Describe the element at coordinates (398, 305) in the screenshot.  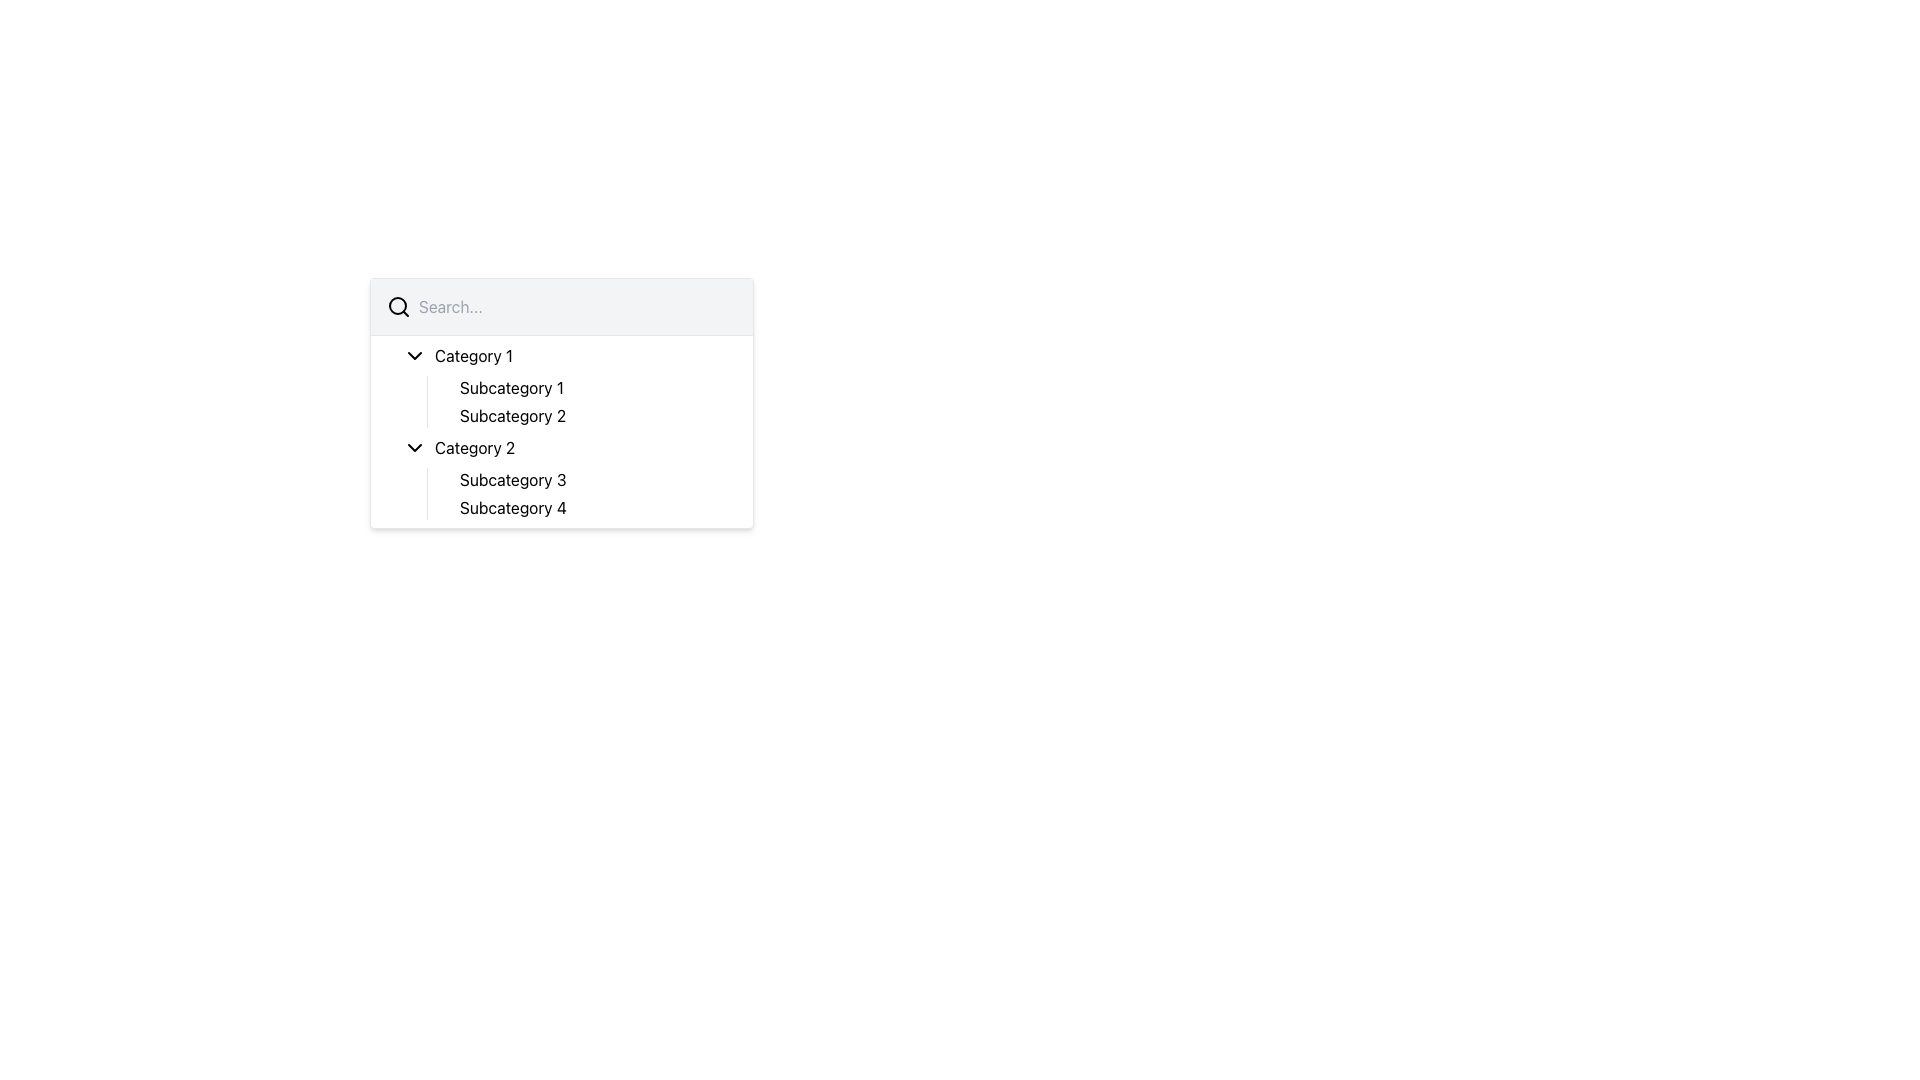
I see `the circle element of the magnifying glass icon located in the top-left corner of the dropdown menu header, which signifies the search functionality` at that location.